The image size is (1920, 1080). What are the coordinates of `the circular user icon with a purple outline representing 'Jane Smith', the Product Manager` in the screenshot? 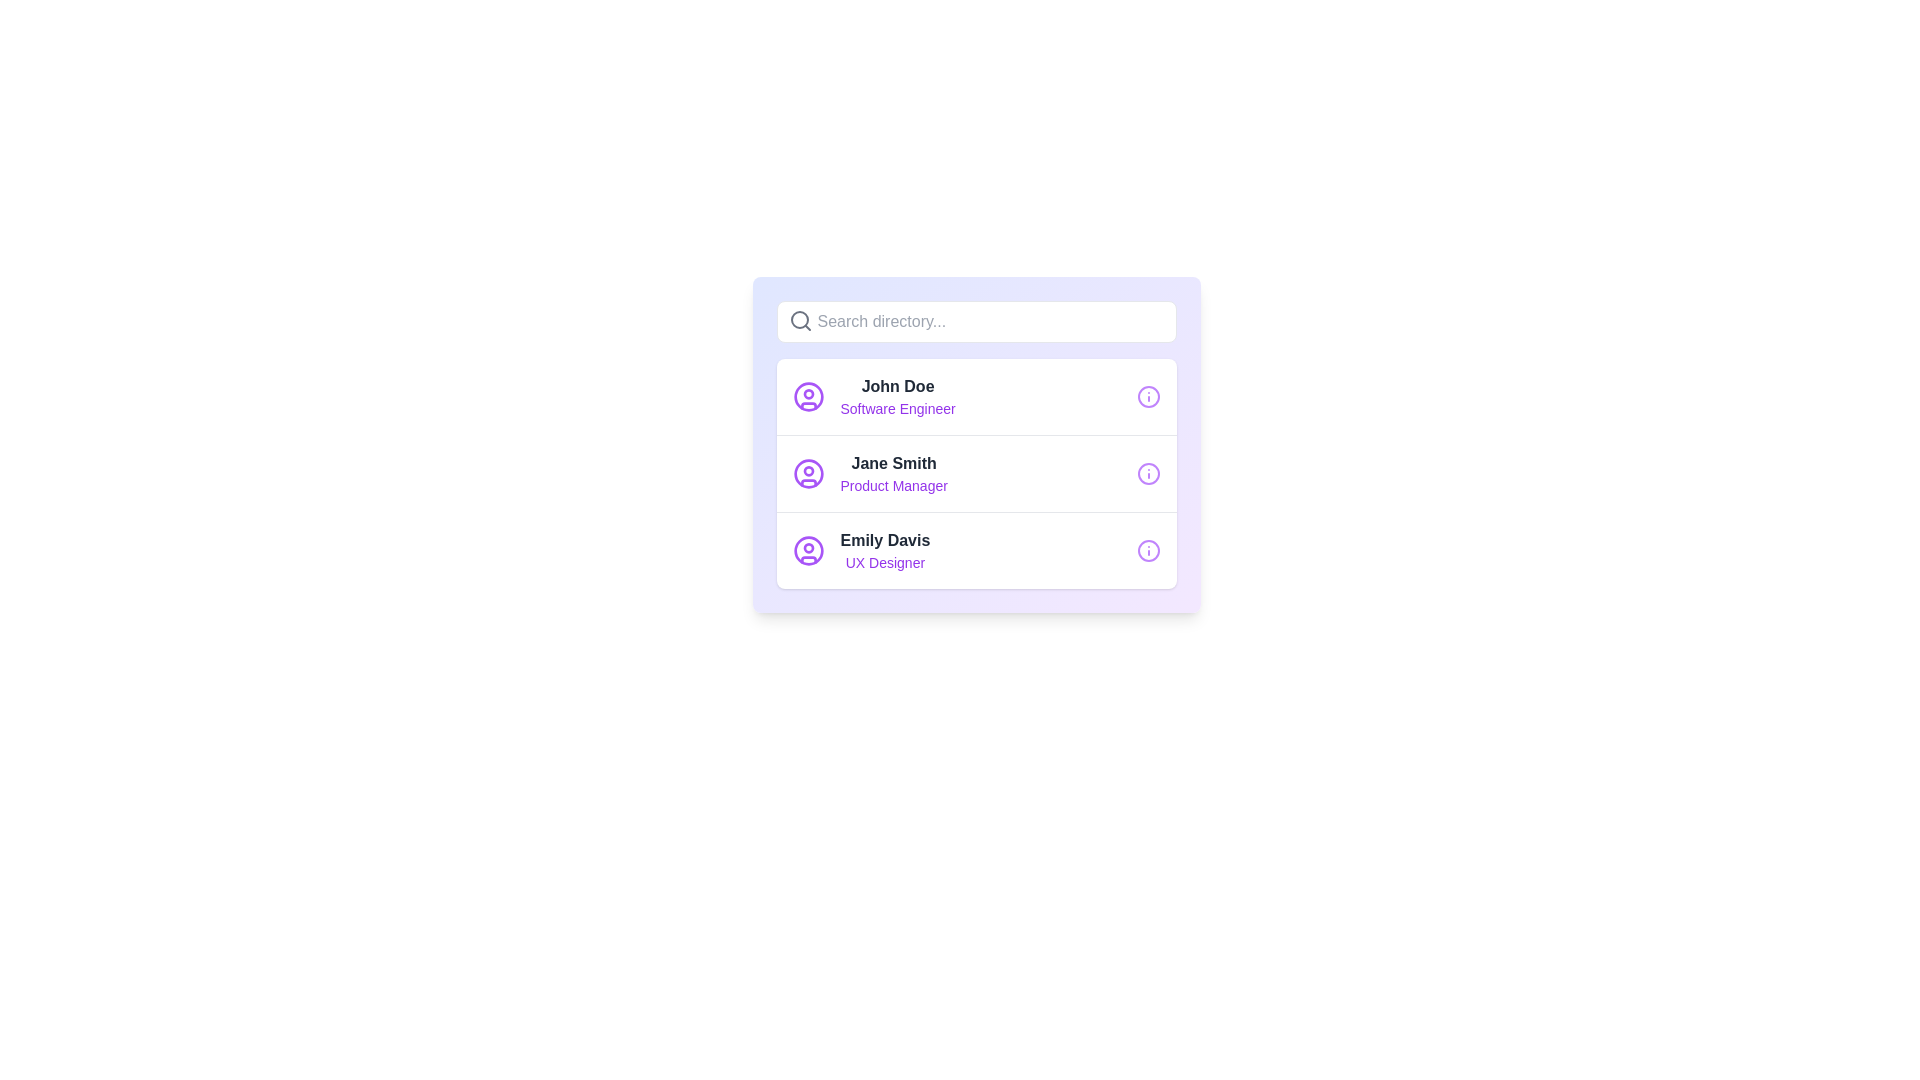 It's located at (808, 474).